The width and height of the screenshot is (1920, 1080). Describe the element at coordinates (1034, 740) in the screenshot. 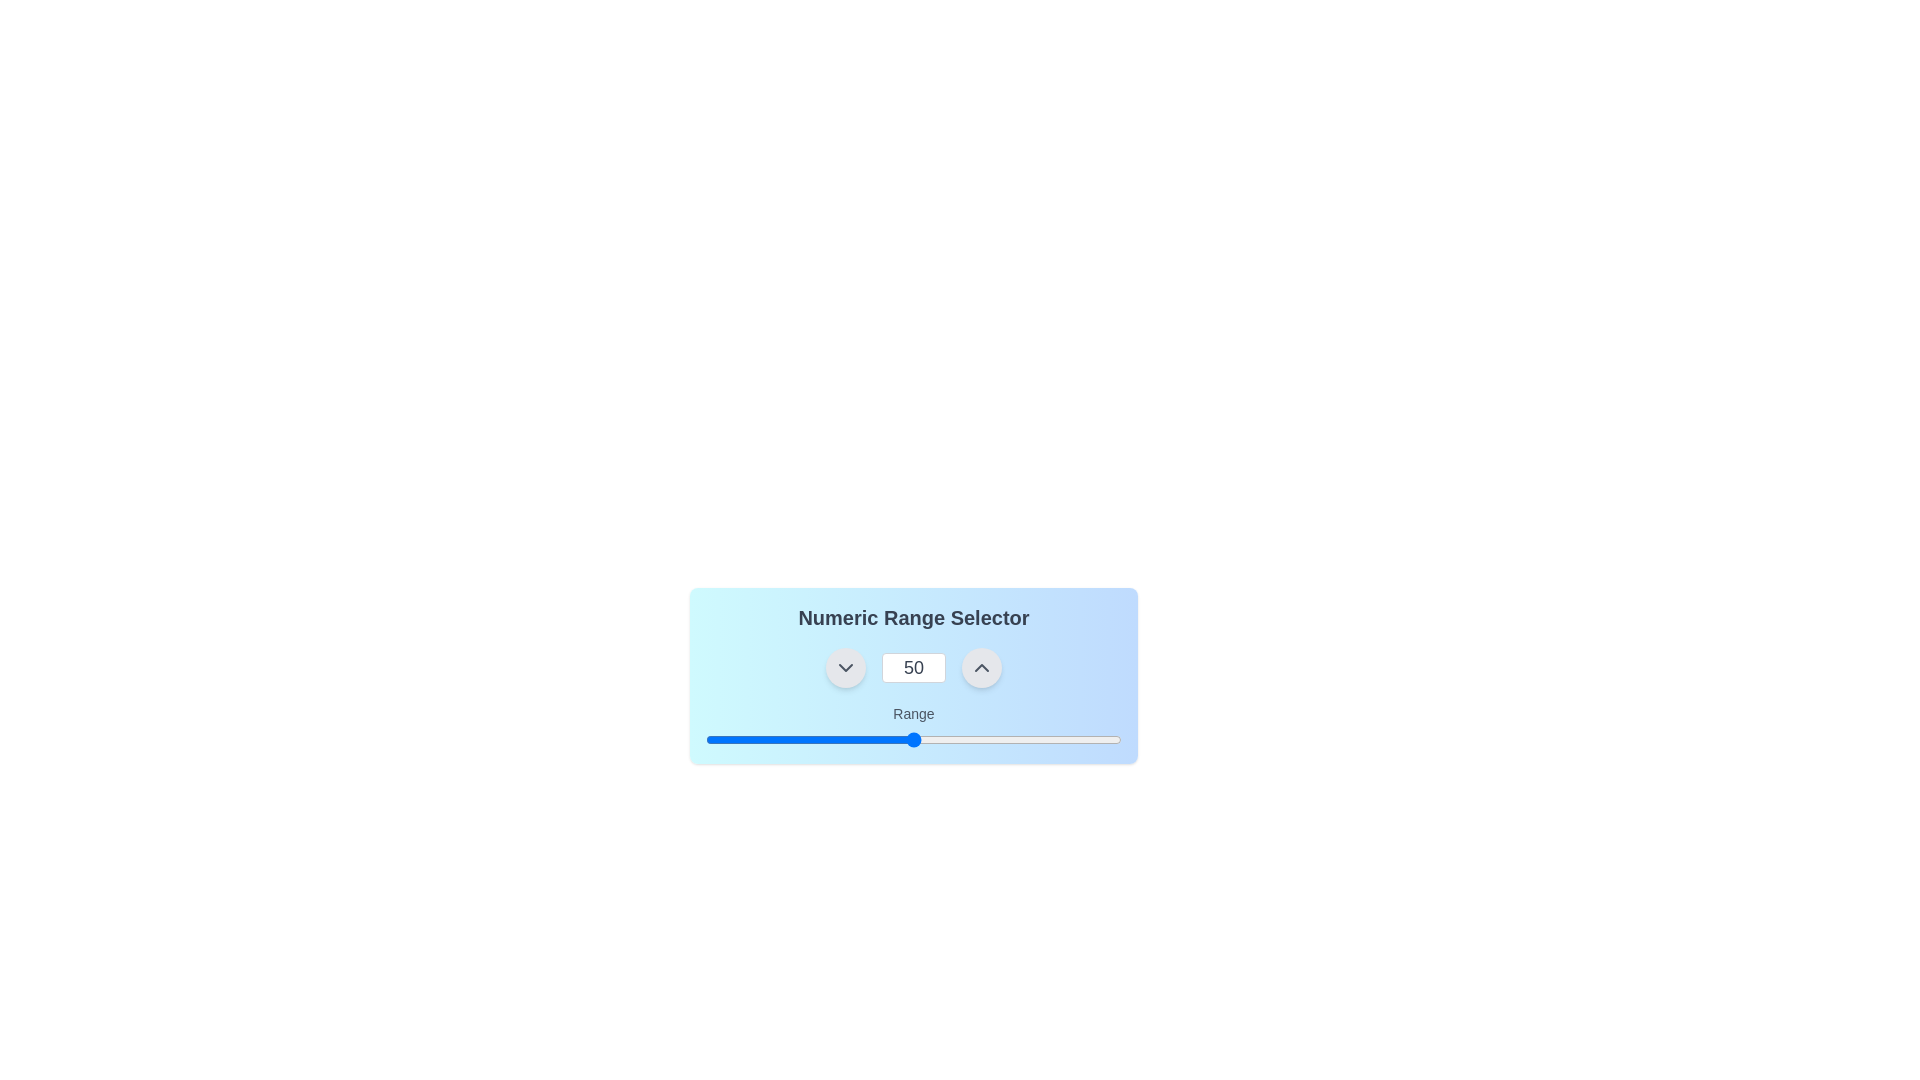

I see `range` at that location.